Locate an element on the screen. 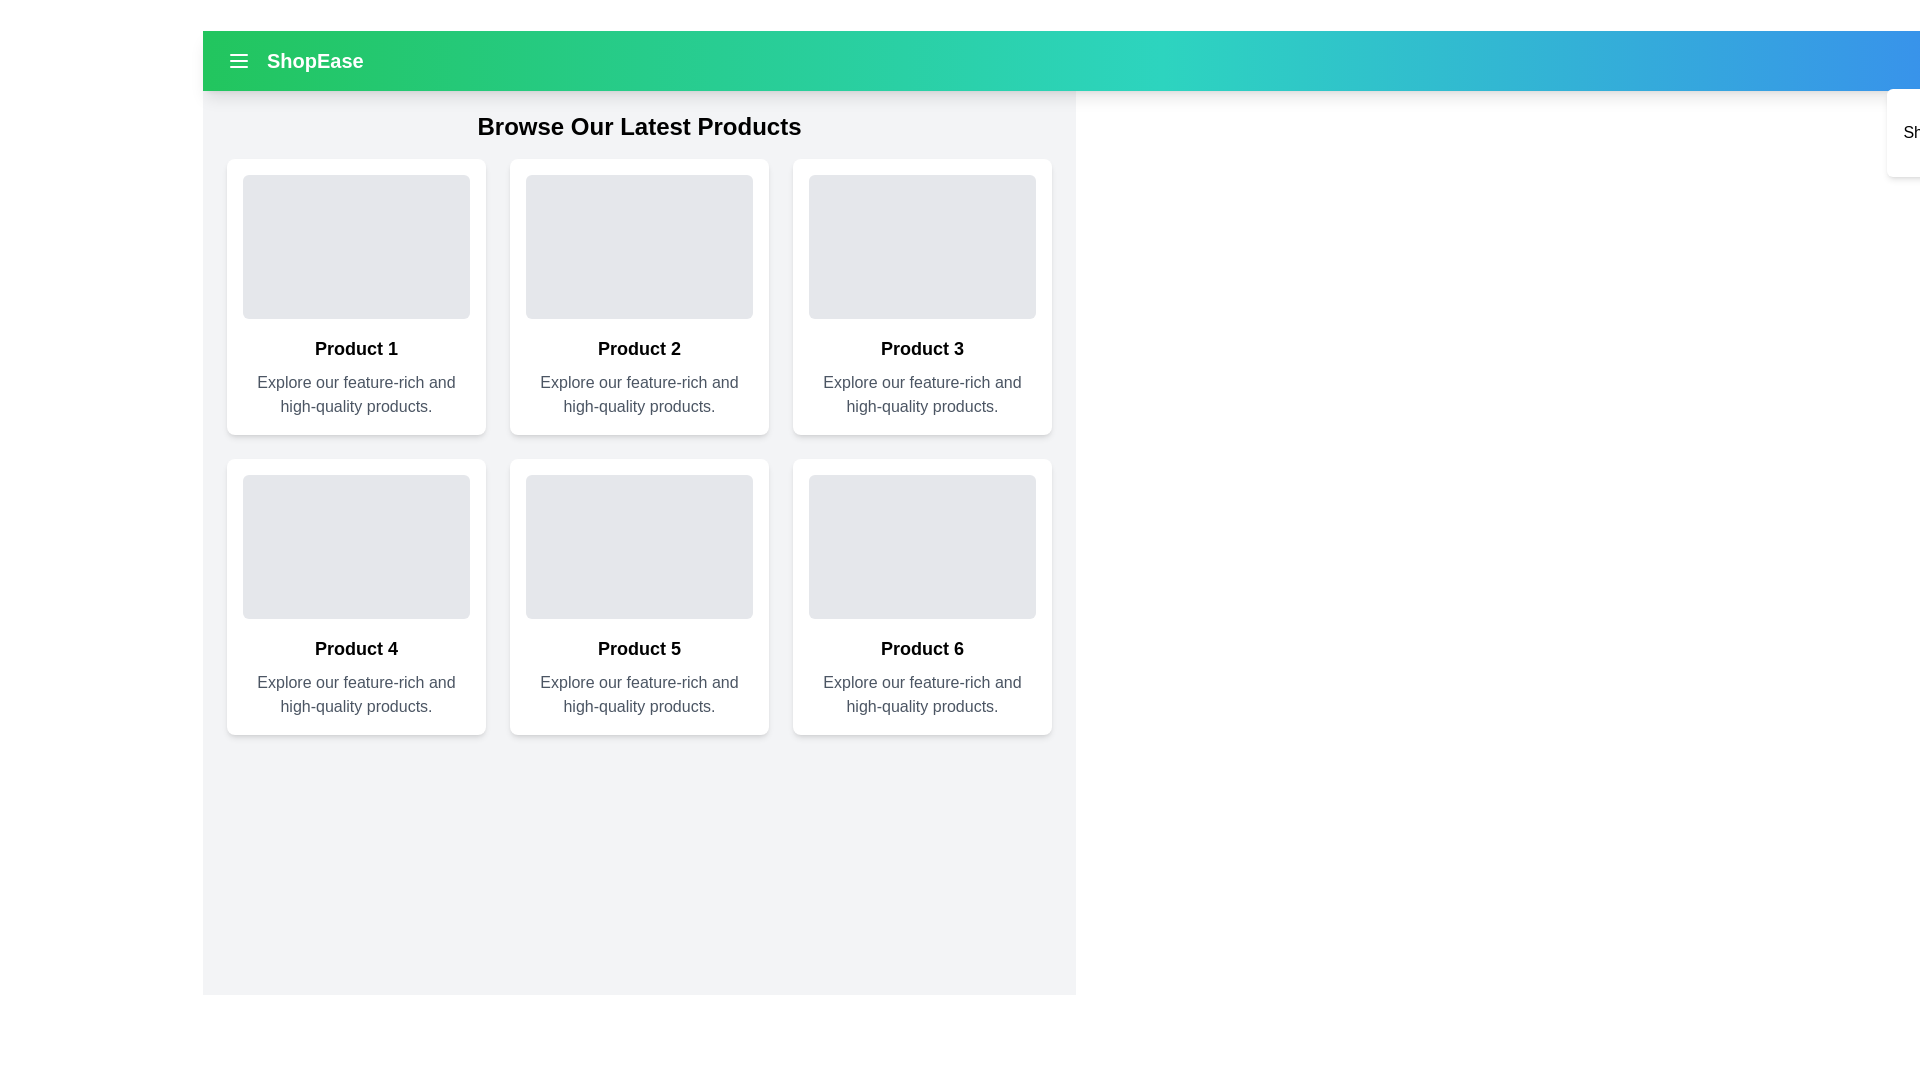 The image size is (1920, 1080). the text label that contains 'Product 4', styled with bold and large font, positioned below a large placeholder image is located at coordinates (356, 648).